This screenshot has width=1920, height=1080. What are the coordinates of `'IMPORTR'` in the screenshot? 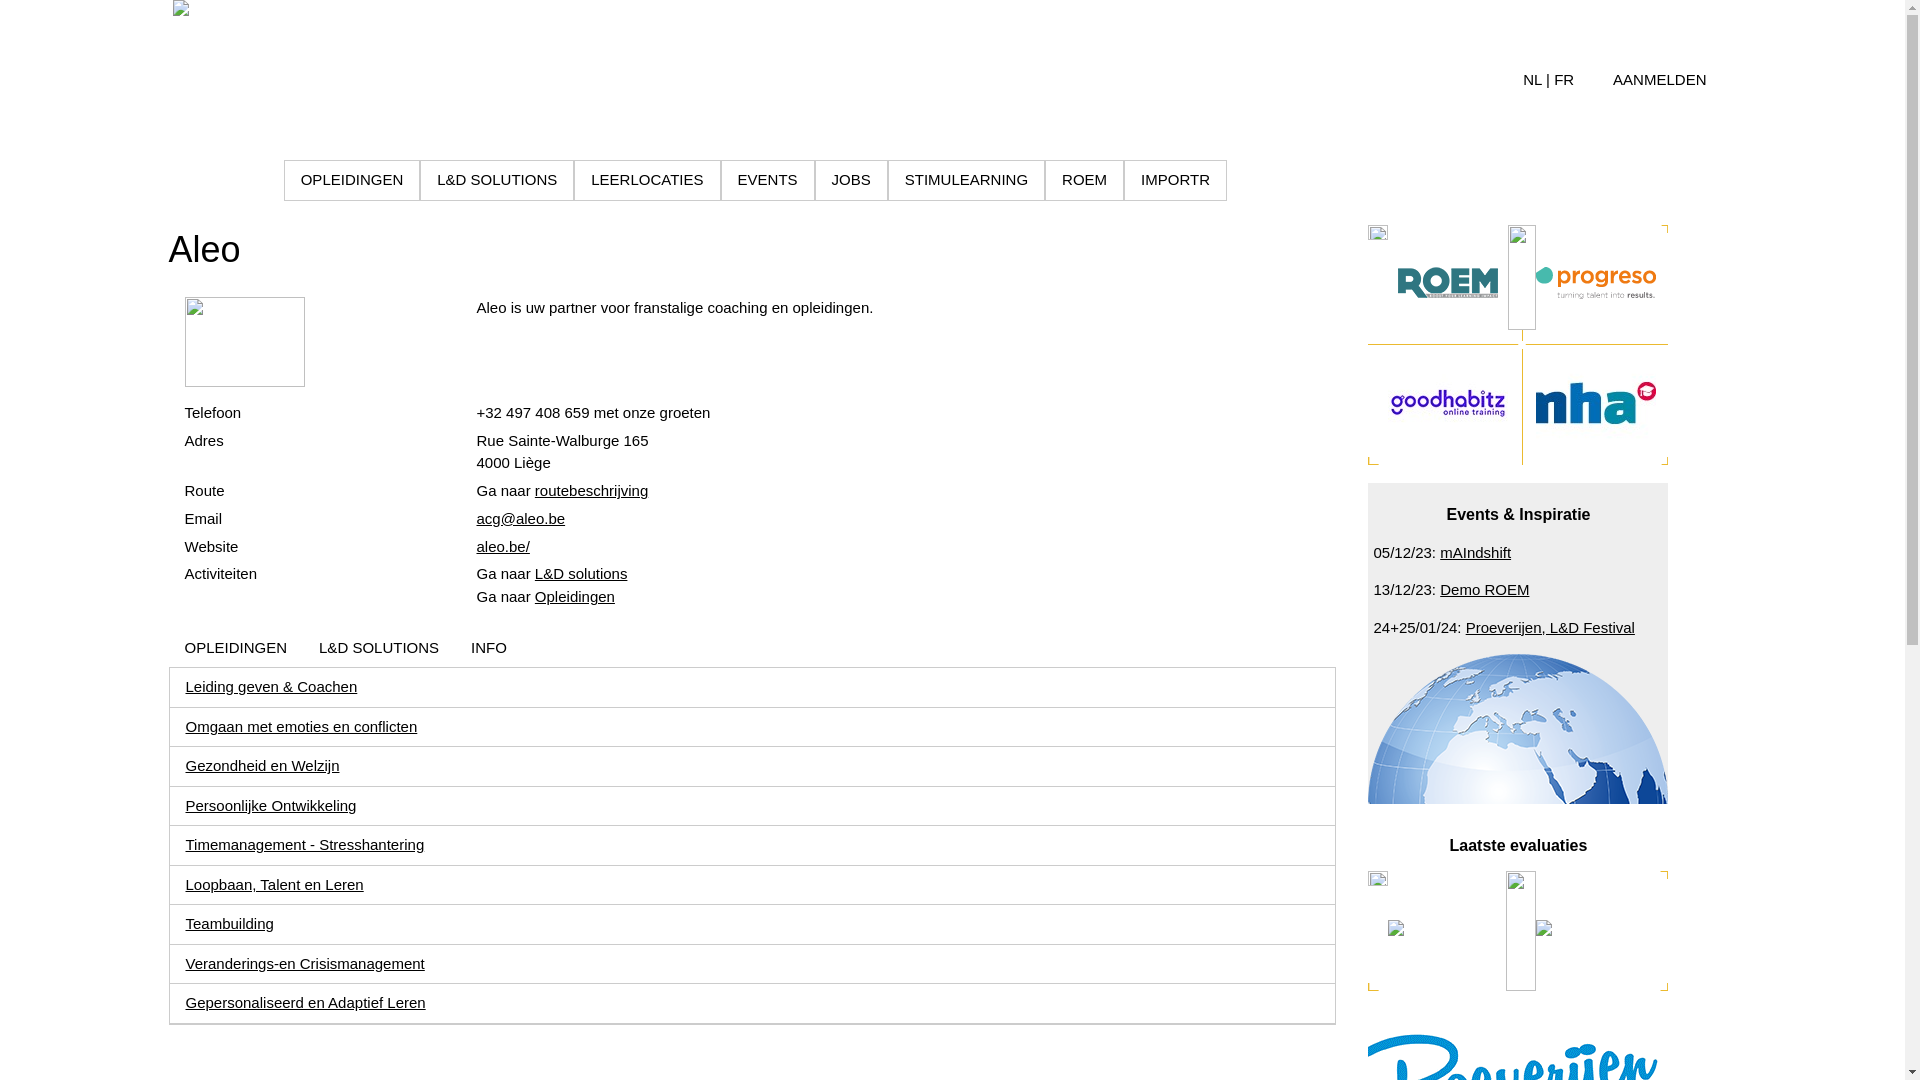 It's located at (1175, 180).